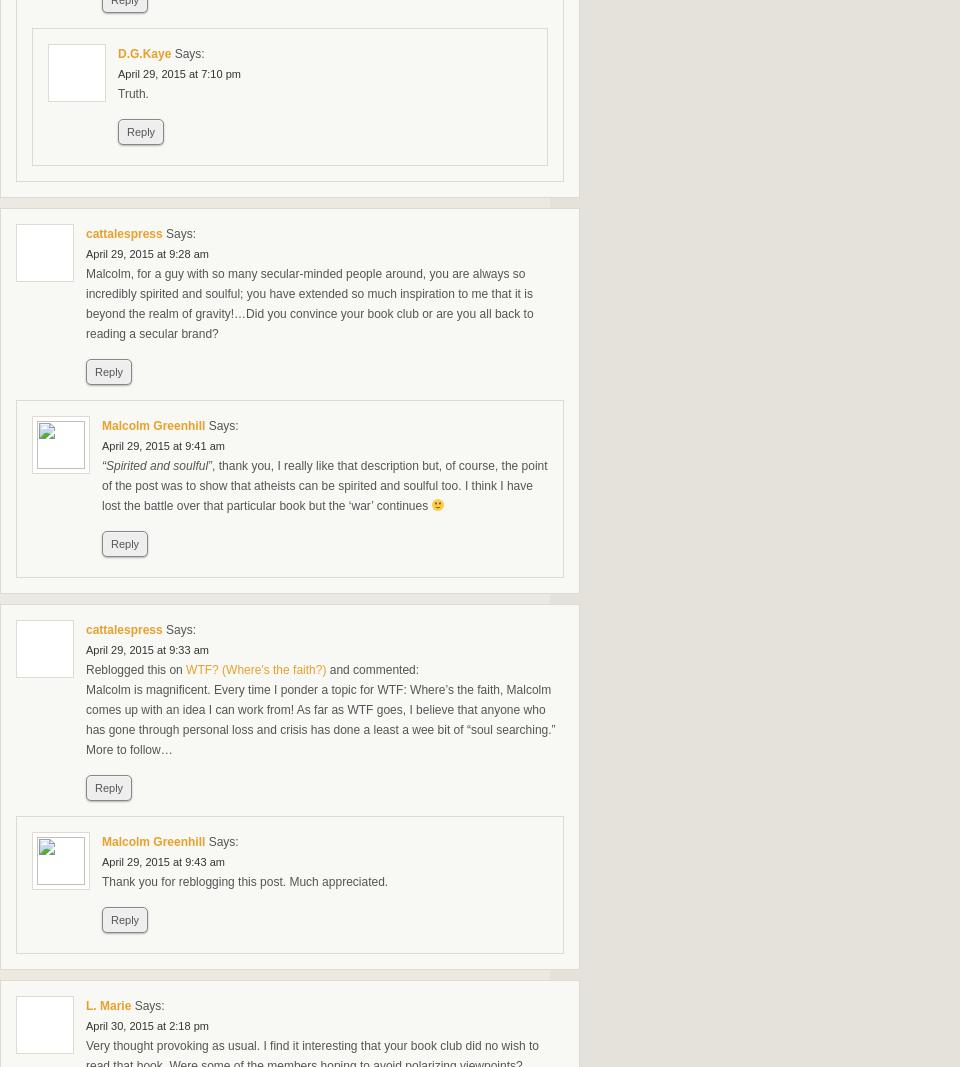  What do you see at coordinates (145, 254) in the screenshot?
I see `'April 29, 2015 at 9:28 am'` at bounding box center [145, 254].